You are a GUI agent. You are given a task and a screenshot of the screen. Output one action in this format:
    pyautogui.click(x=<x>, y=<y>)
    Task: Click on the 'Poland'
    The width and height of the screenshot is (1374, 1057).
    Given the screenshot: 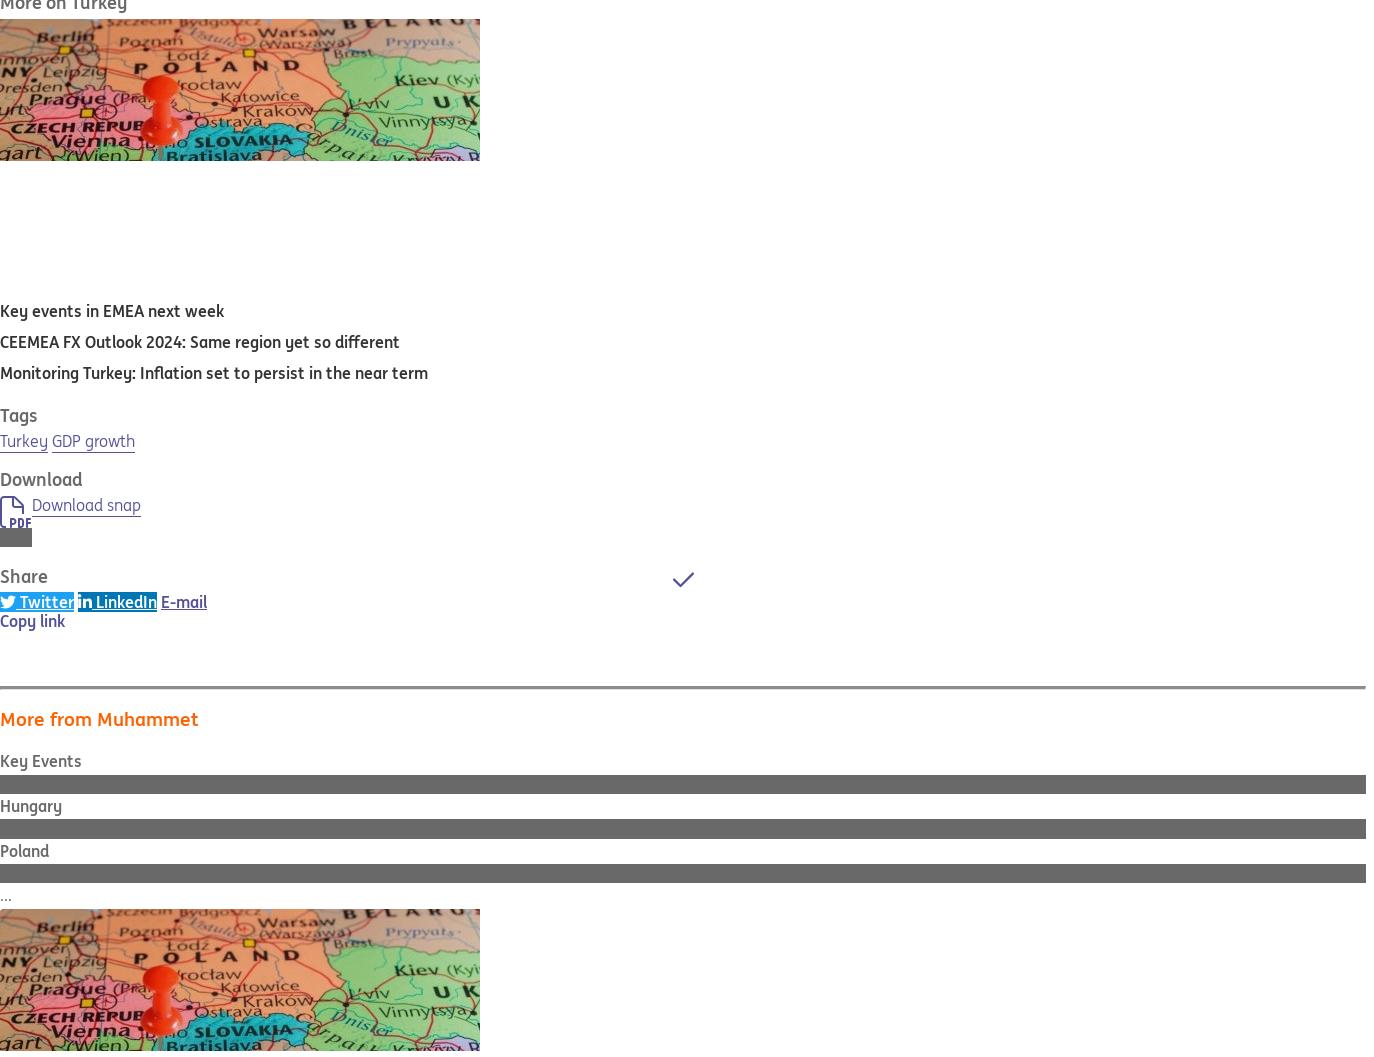 What is the action you would take?
    pyautogui.click(x=23, y=849)
    